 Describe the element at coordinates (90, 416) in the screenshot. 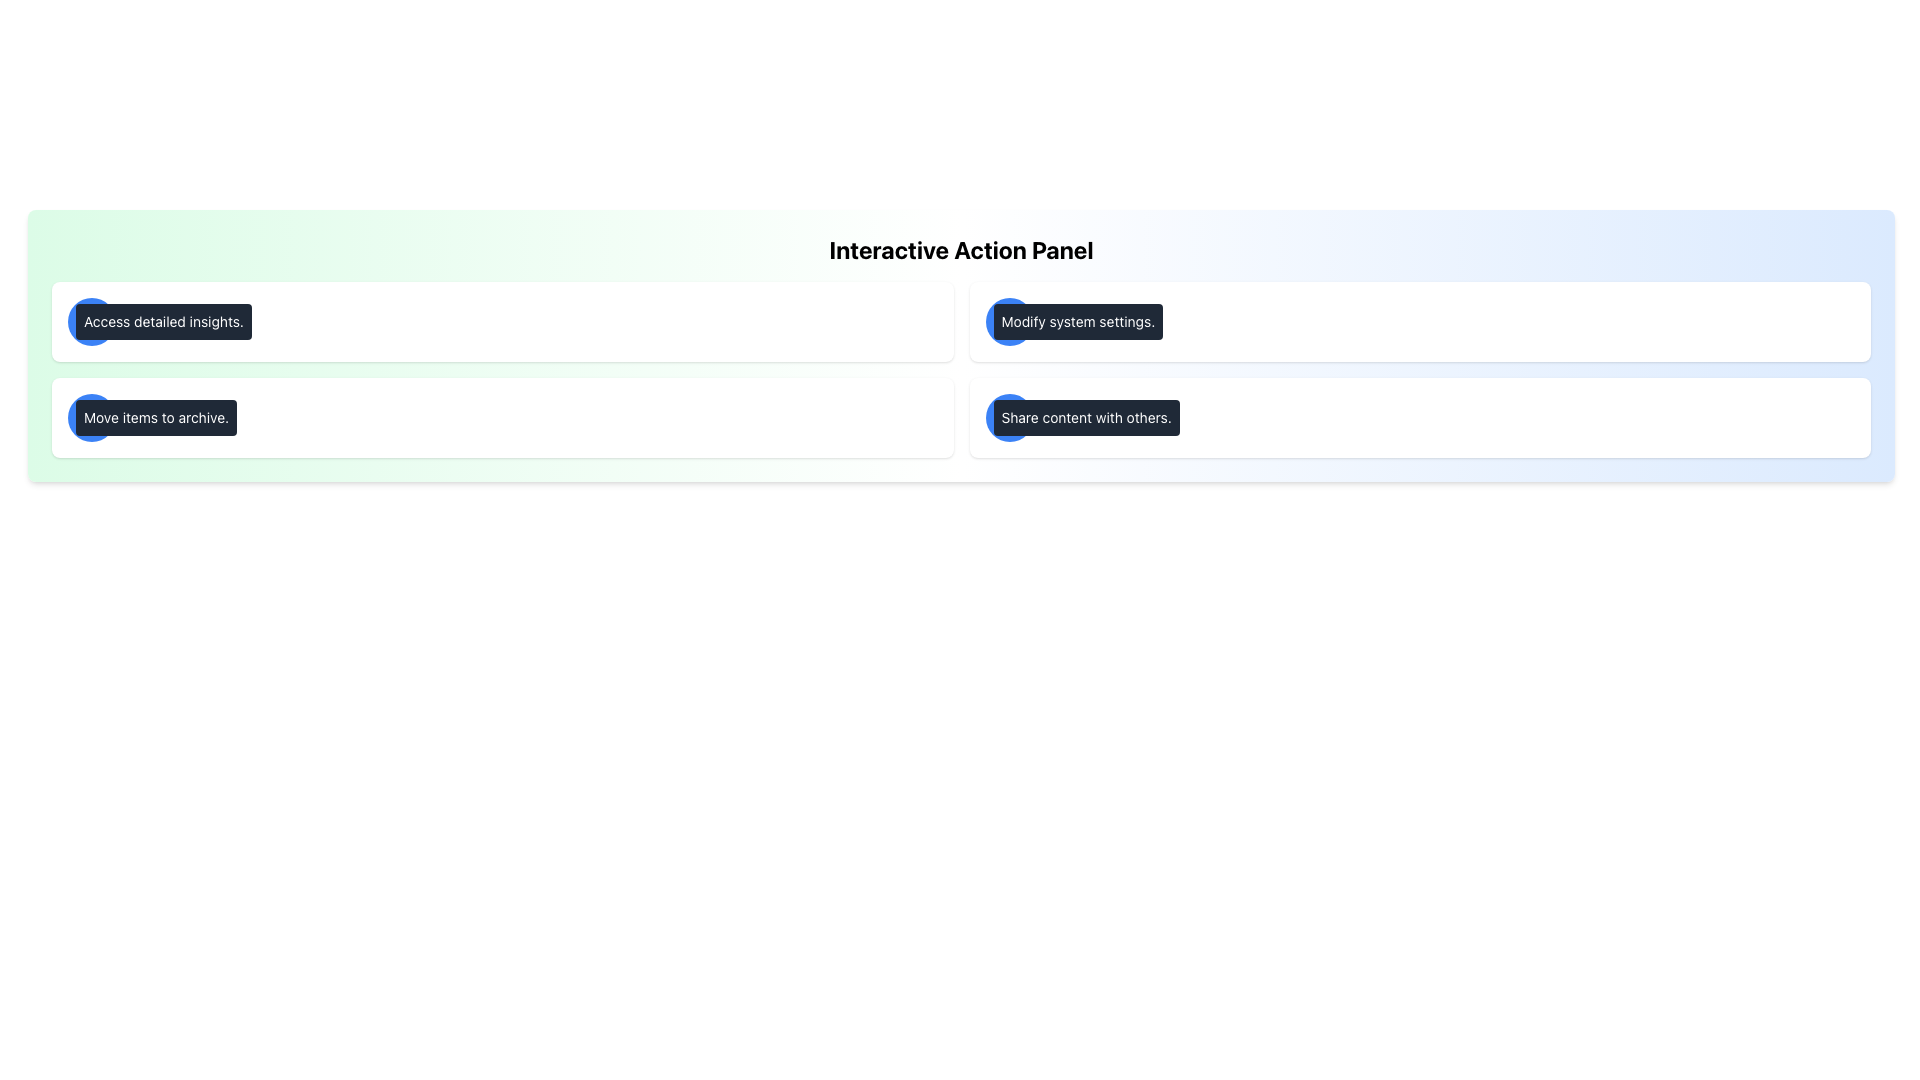

I see `the archive icon within the button-like interface, located adjacent to the text 'Move items to archive.'` at that location.